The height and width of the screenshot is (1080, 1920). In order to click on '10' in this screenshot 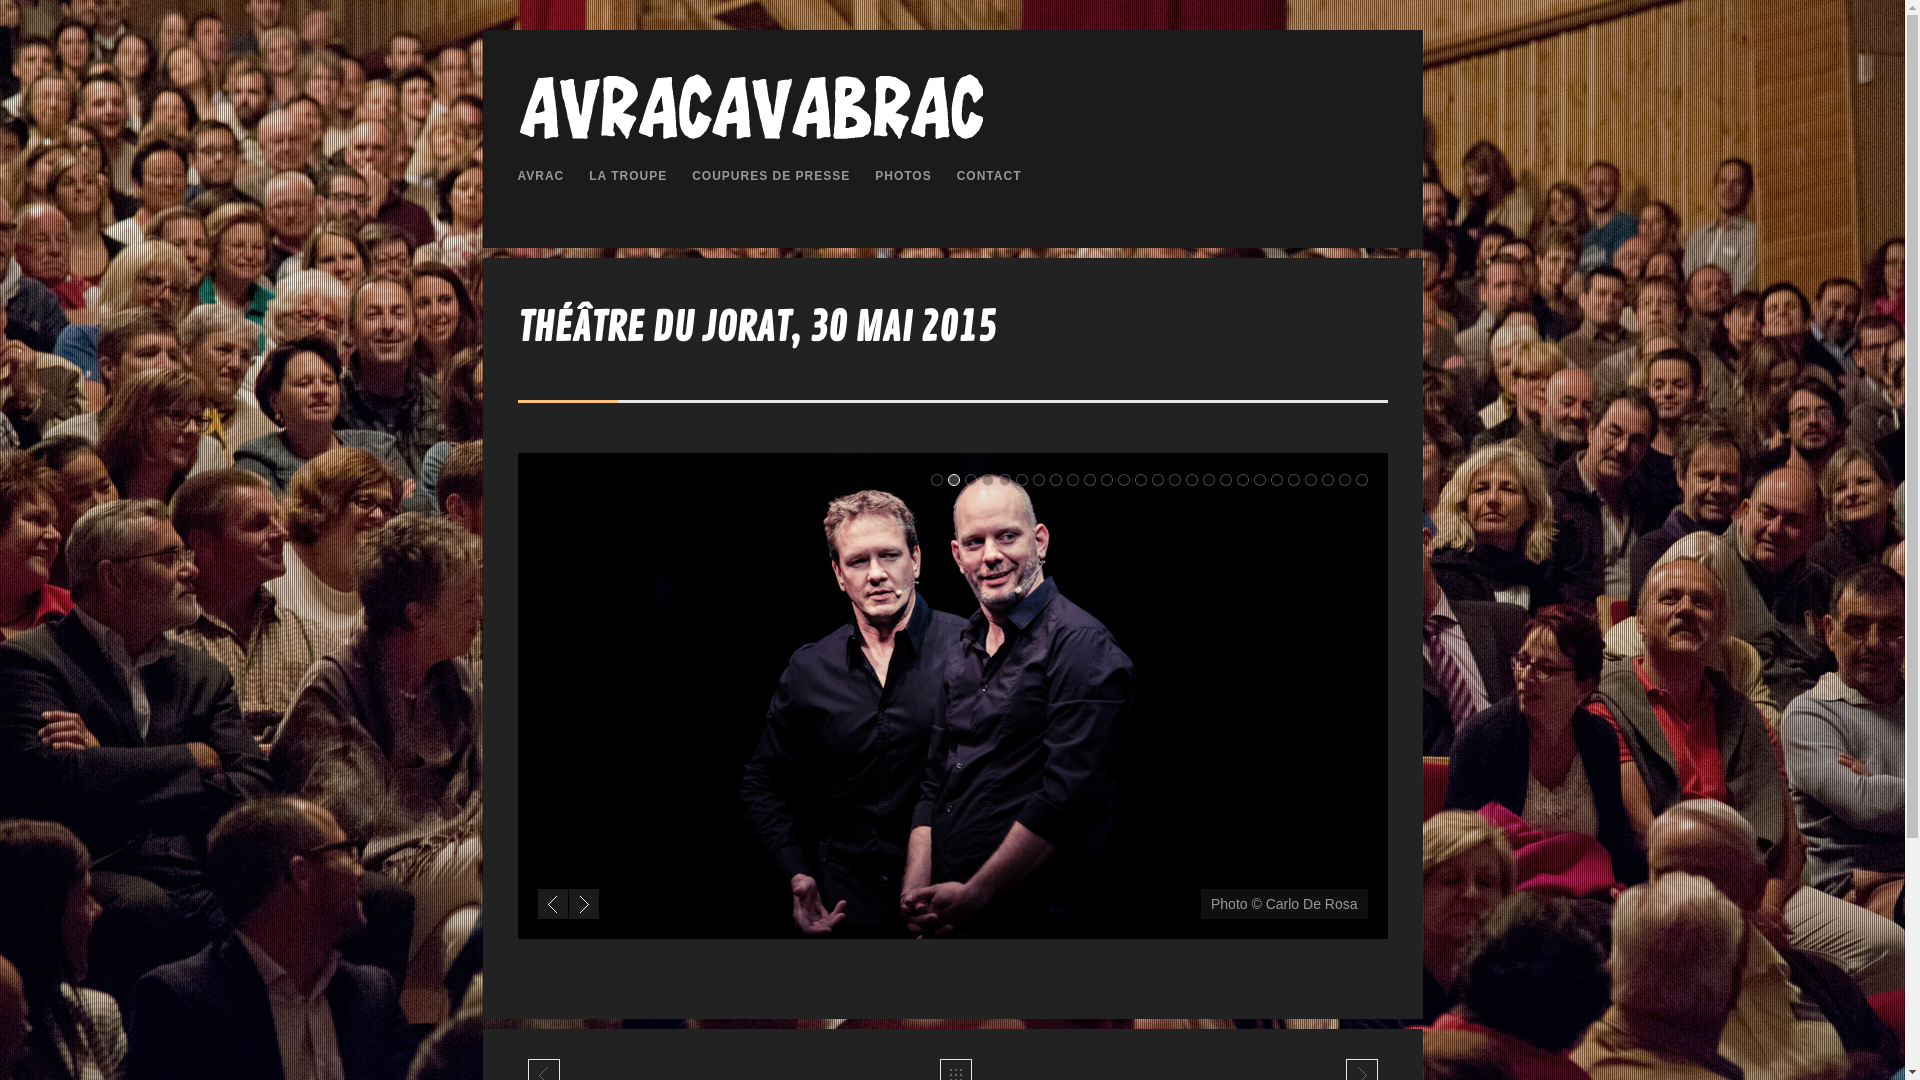, I will do `click(1088, 479)`.